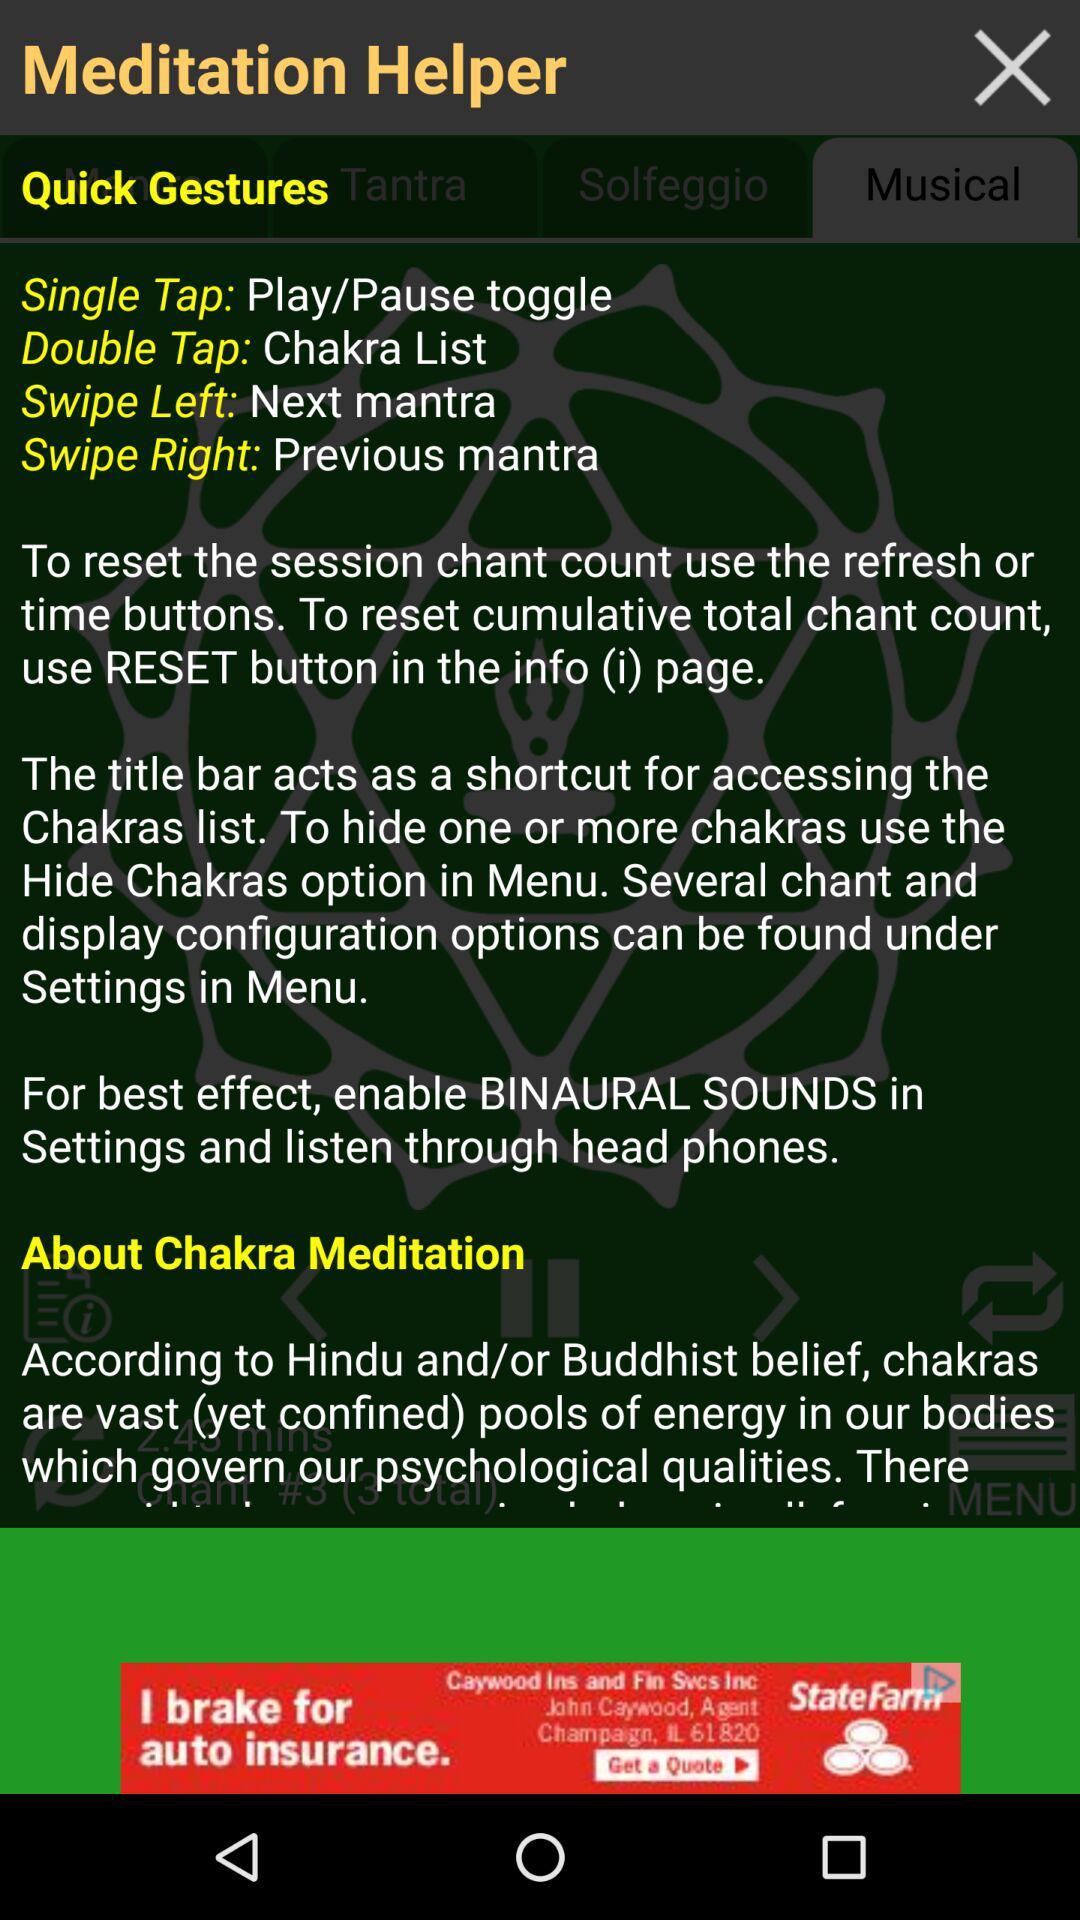  I want to click on the arrow_forward icon, so click(775, 1388).